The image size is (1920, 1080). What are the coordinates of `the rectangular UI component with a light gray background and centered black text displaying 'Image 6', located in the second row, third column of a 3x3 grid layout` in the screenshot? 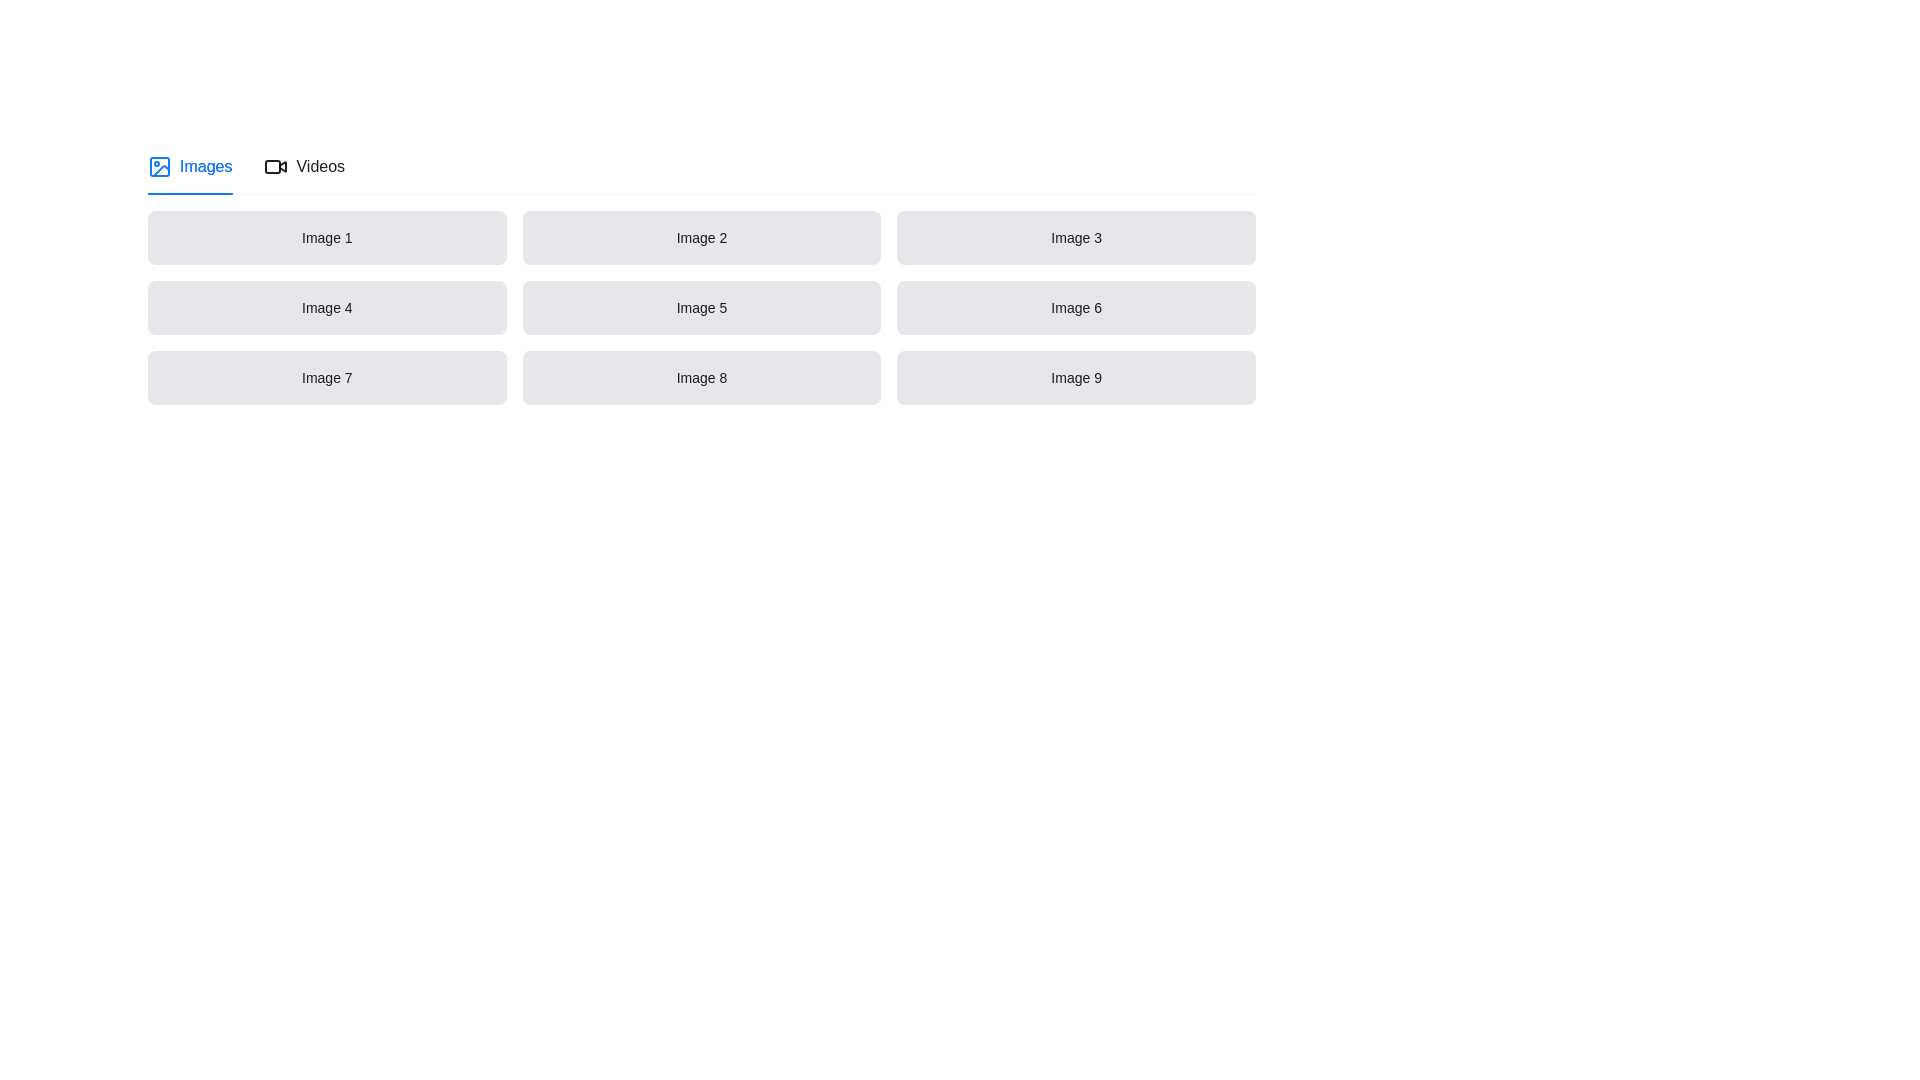 It's located at (1075, 308).